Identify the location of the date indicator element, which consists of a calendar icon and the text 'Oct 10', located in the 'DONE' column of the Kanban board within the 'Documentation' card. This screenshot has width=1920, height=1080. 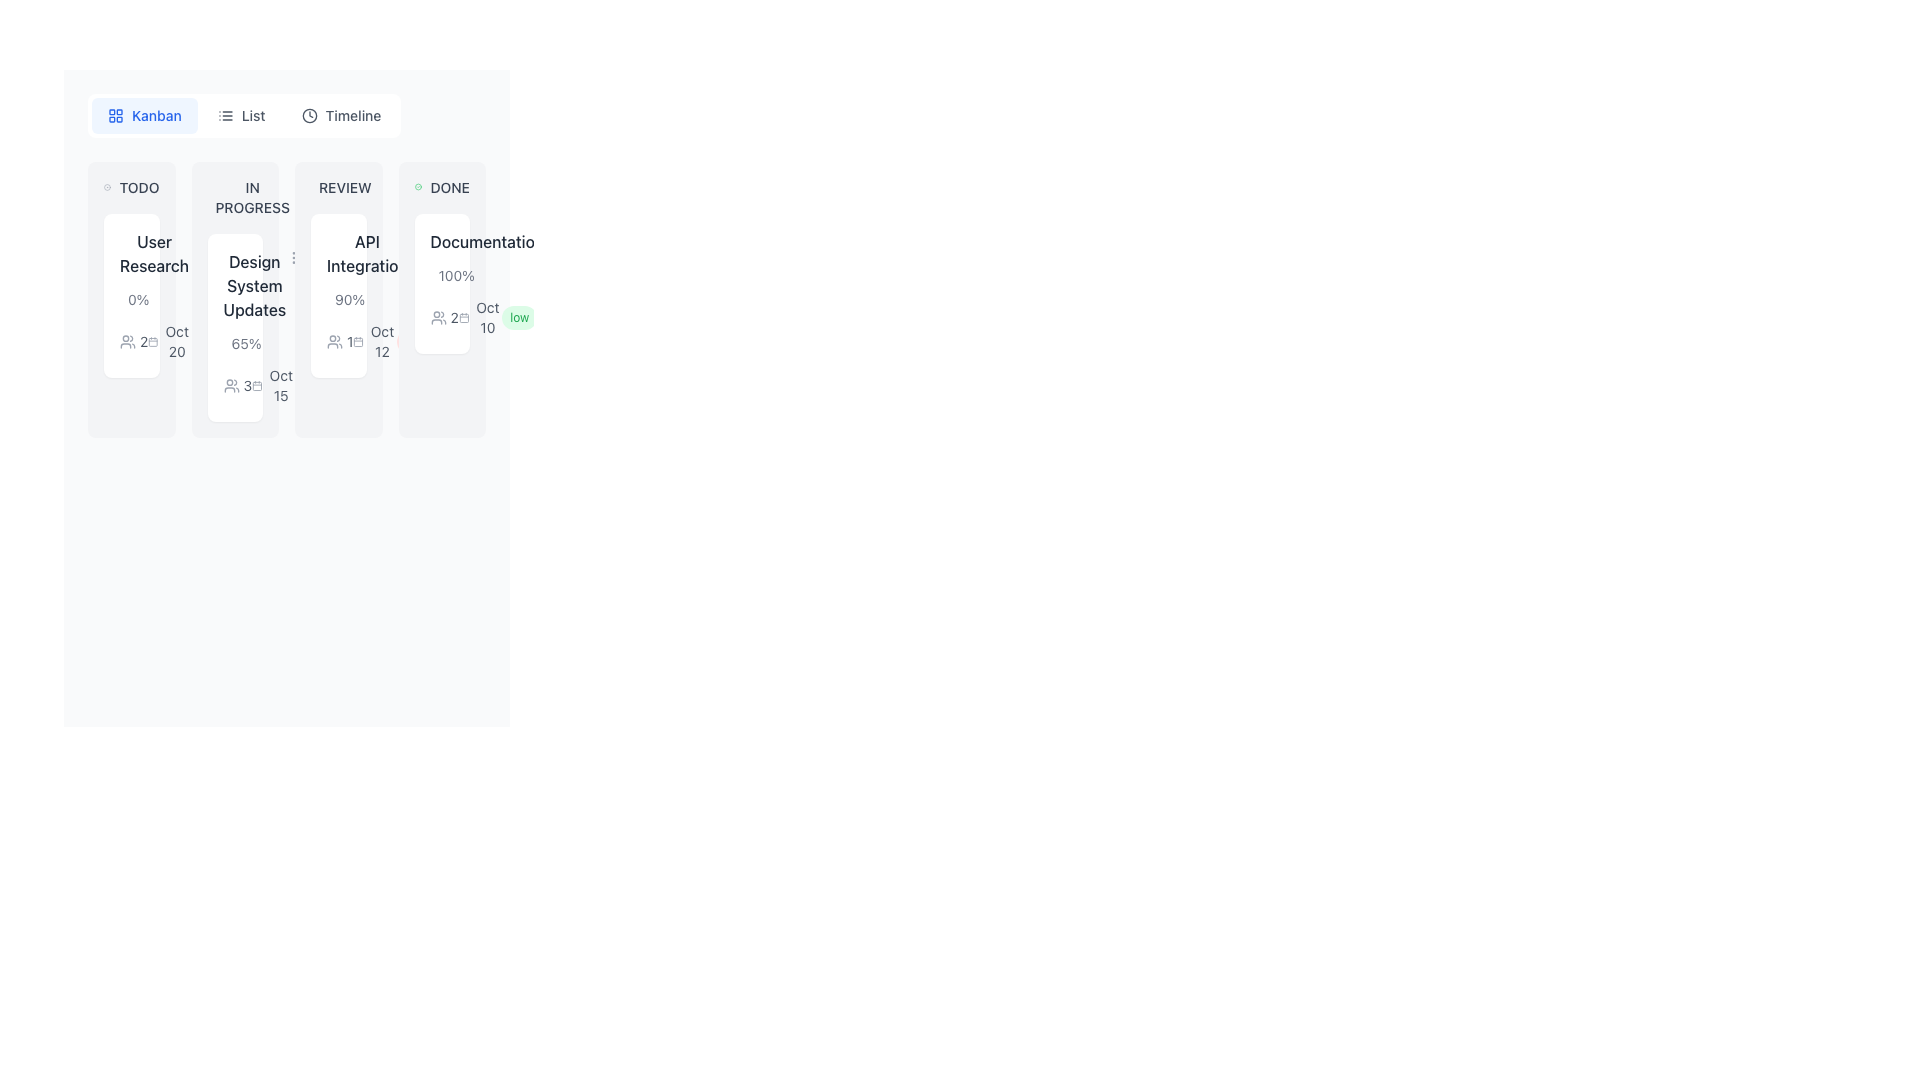
(480, 316).